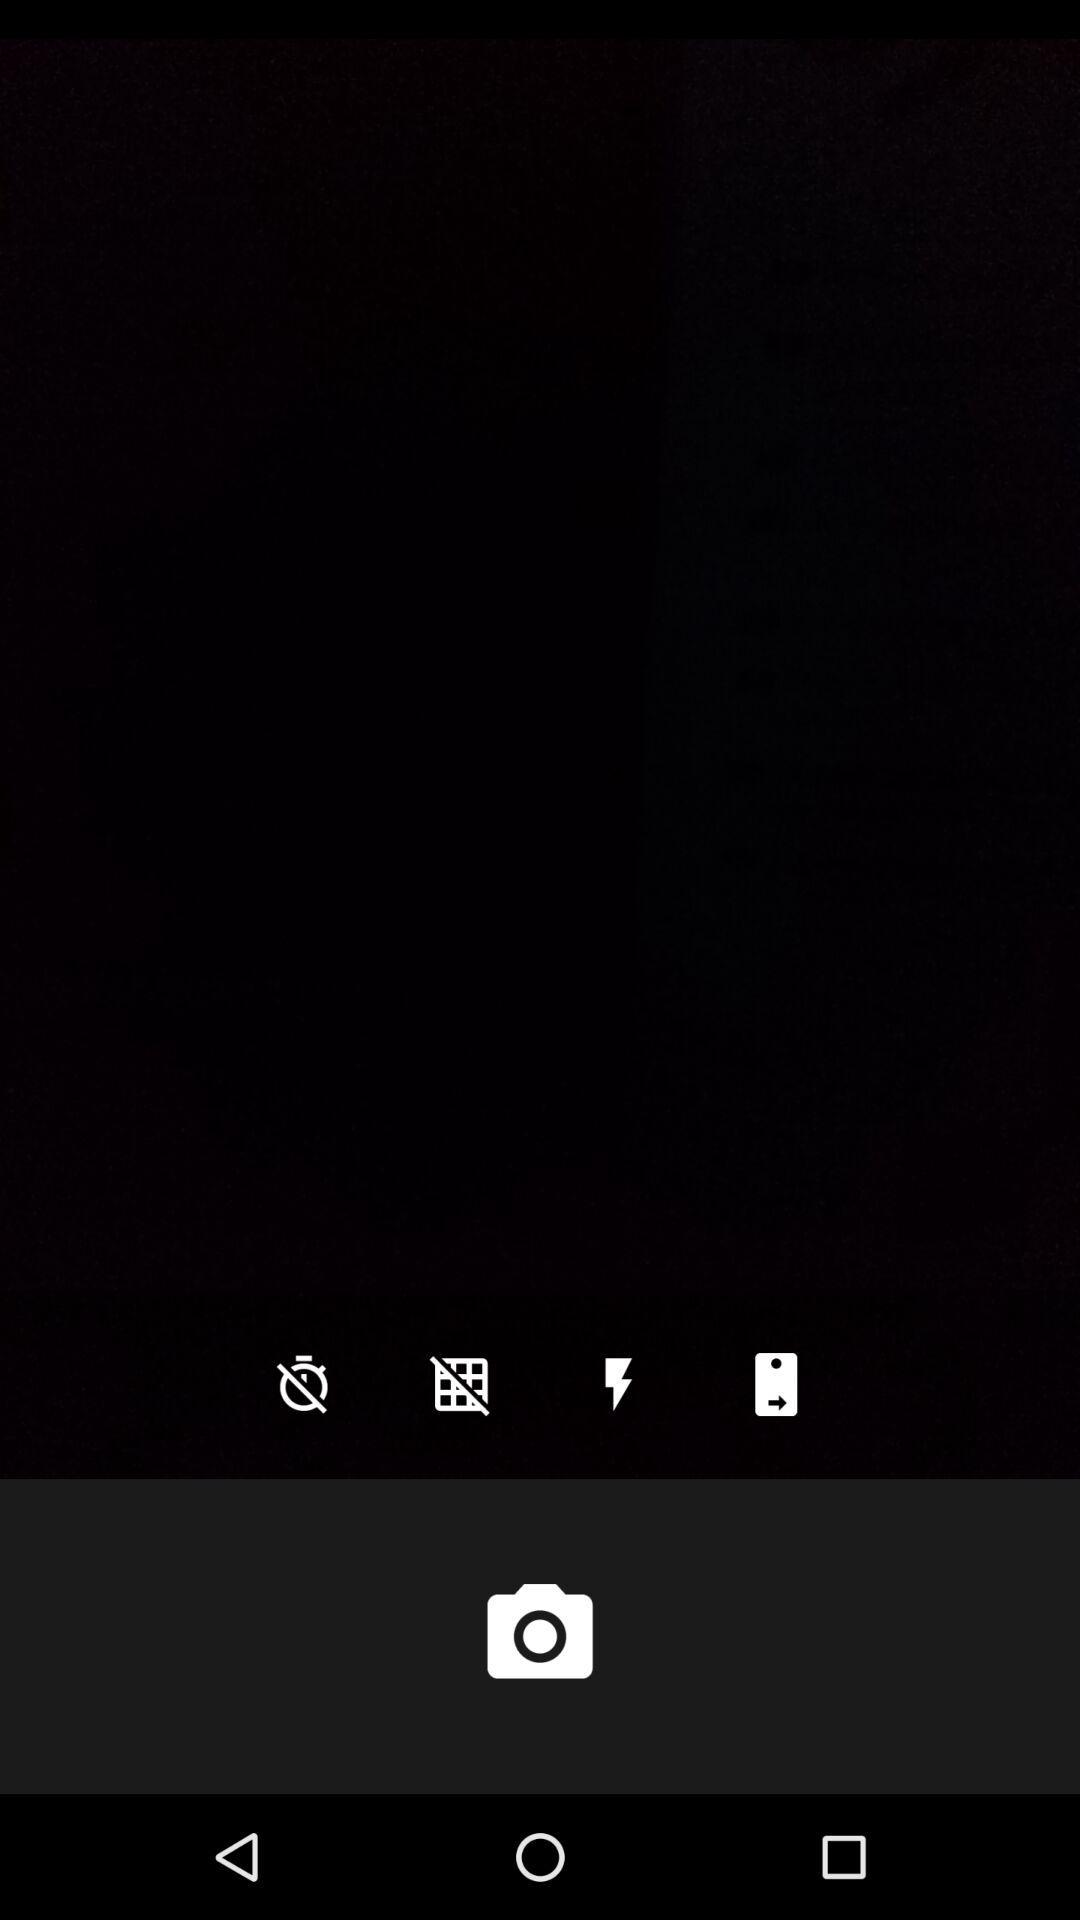 The height and width of the screenshot is (1920, 1080). What do you see at coordinates (617, 1383) in the screenshot?
I see `the flash icon` at bounding box center [617, 1383].